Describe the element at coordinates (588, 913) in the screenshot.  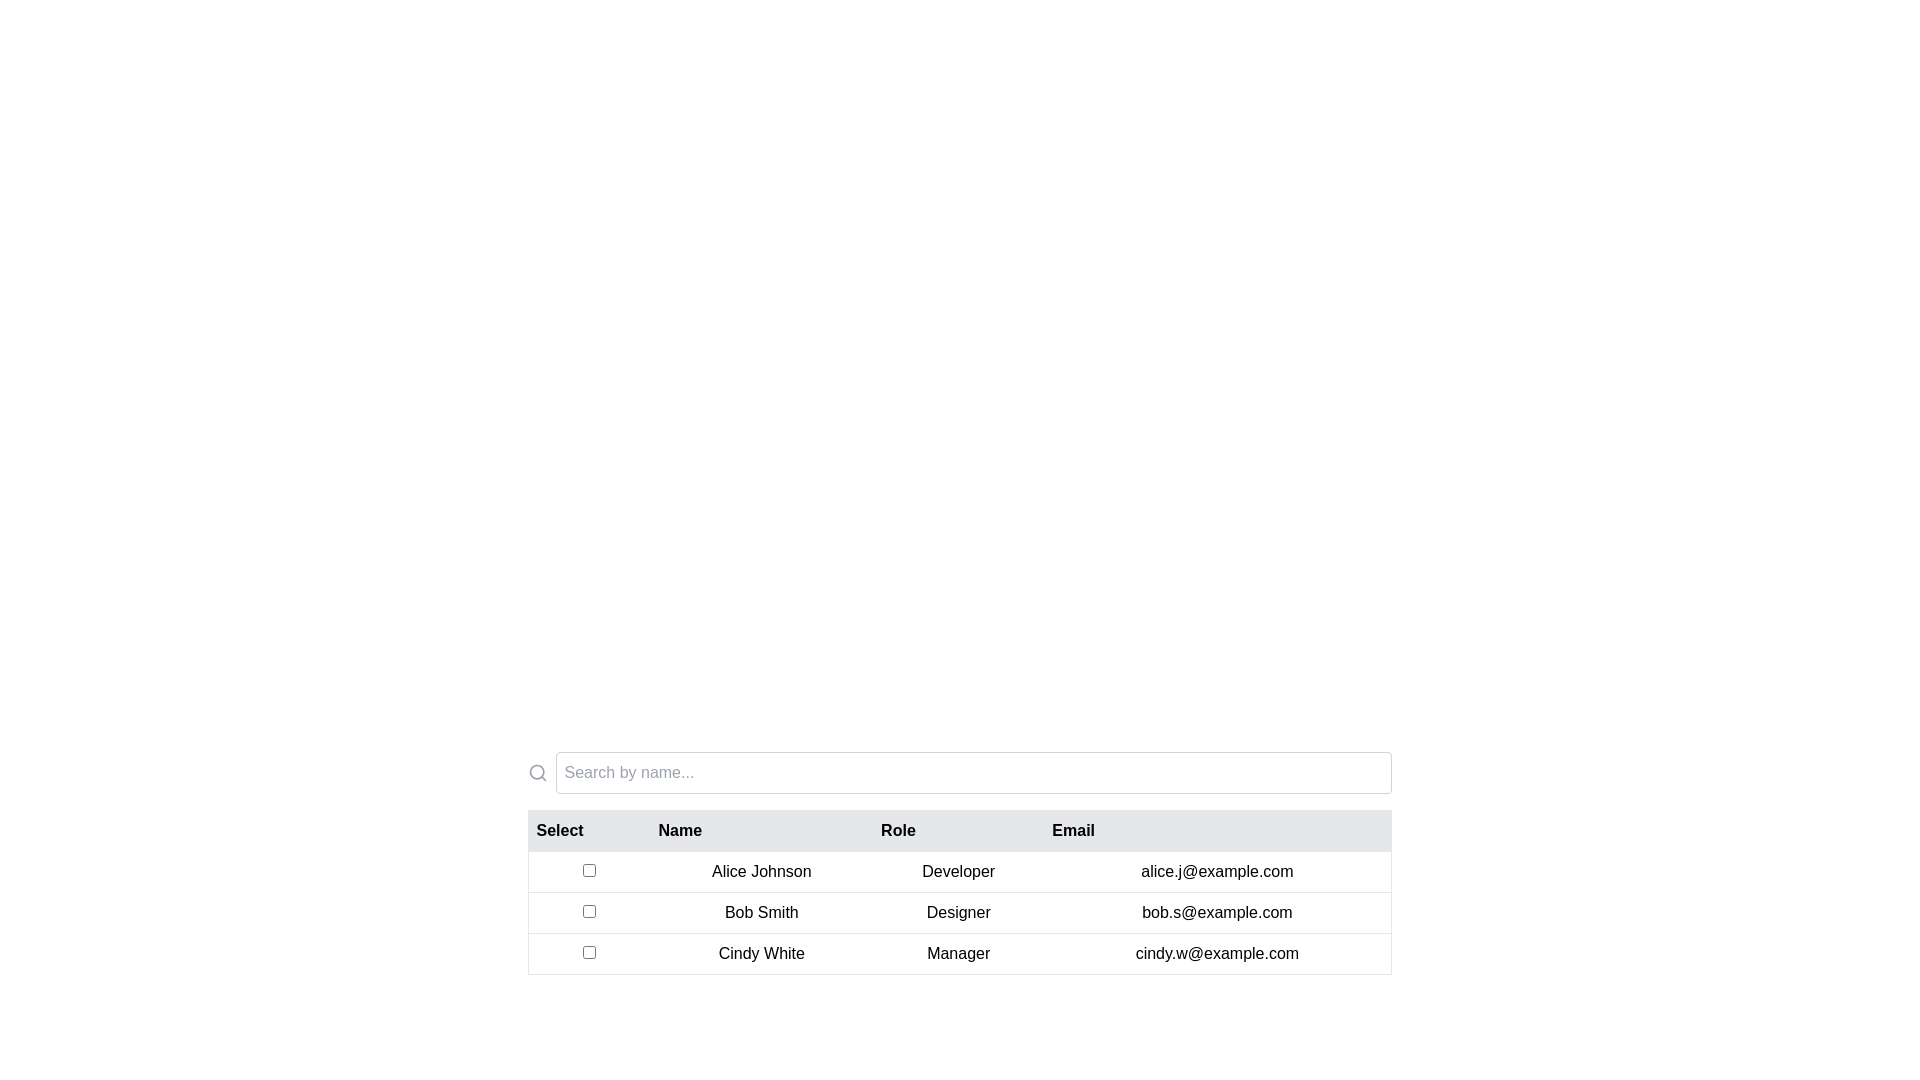
I see `the empty checkbox in the second row of the table, adjacent to 'Bob Smith', to potentially display a tooltip` at that location.